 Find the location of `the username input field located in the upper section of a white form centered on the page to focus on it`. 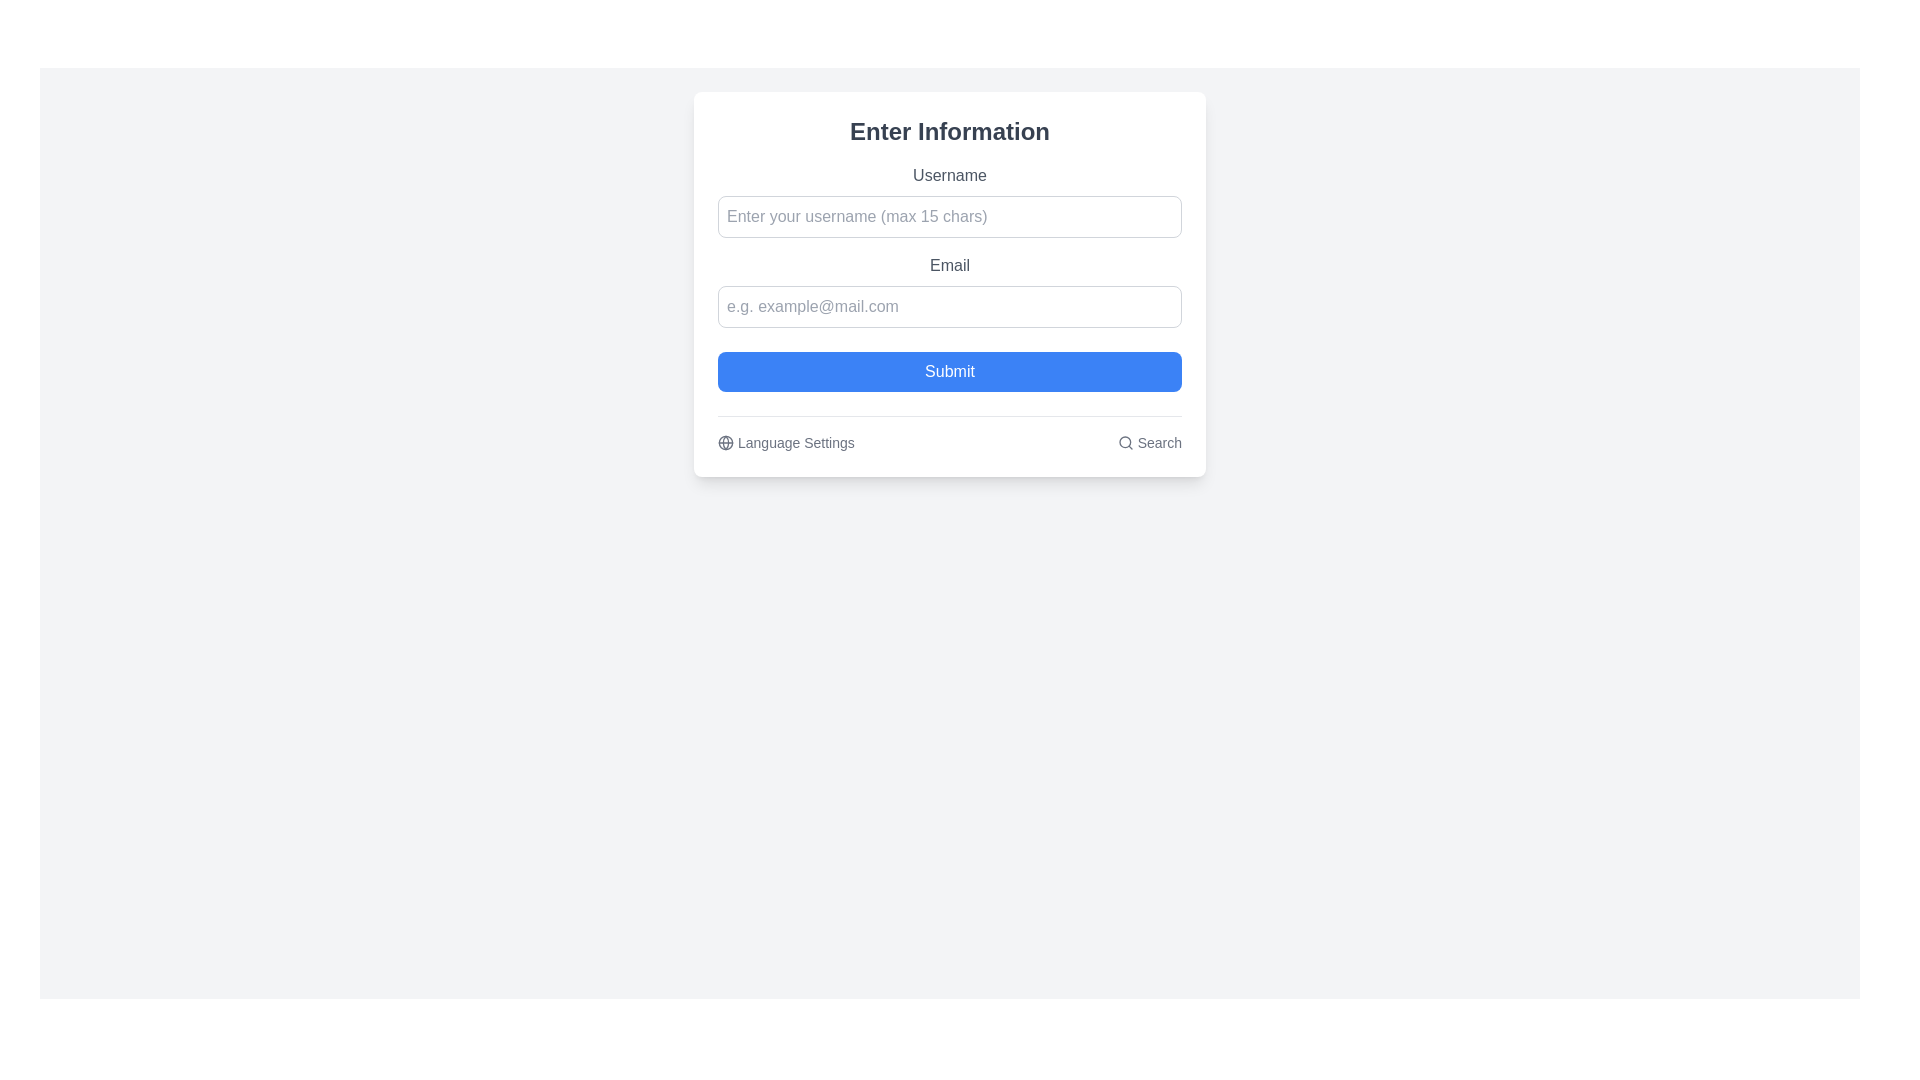

the username input field located in the upper section of a white form centered on the page to focus on it is located at coordinates (949, 200).